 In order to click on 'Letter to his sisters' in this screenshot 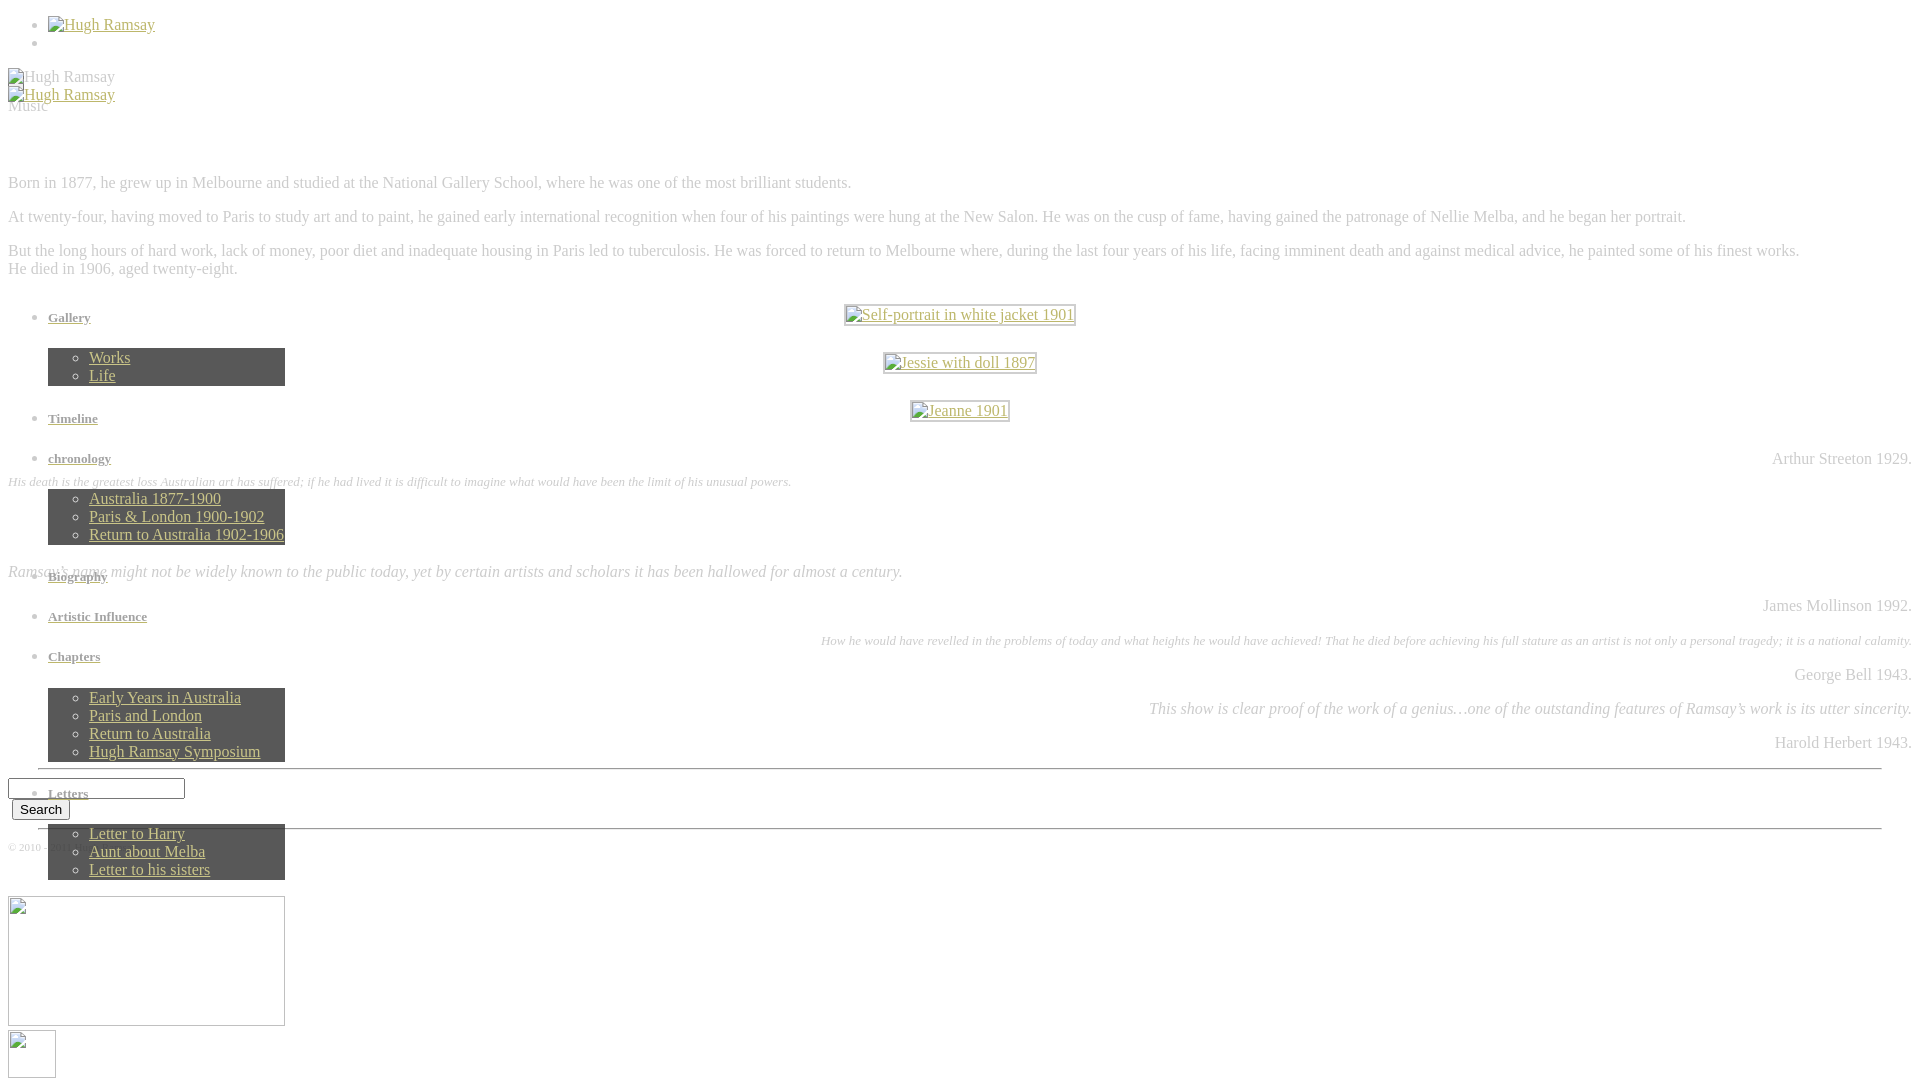, I will do `click(88, 868)`.